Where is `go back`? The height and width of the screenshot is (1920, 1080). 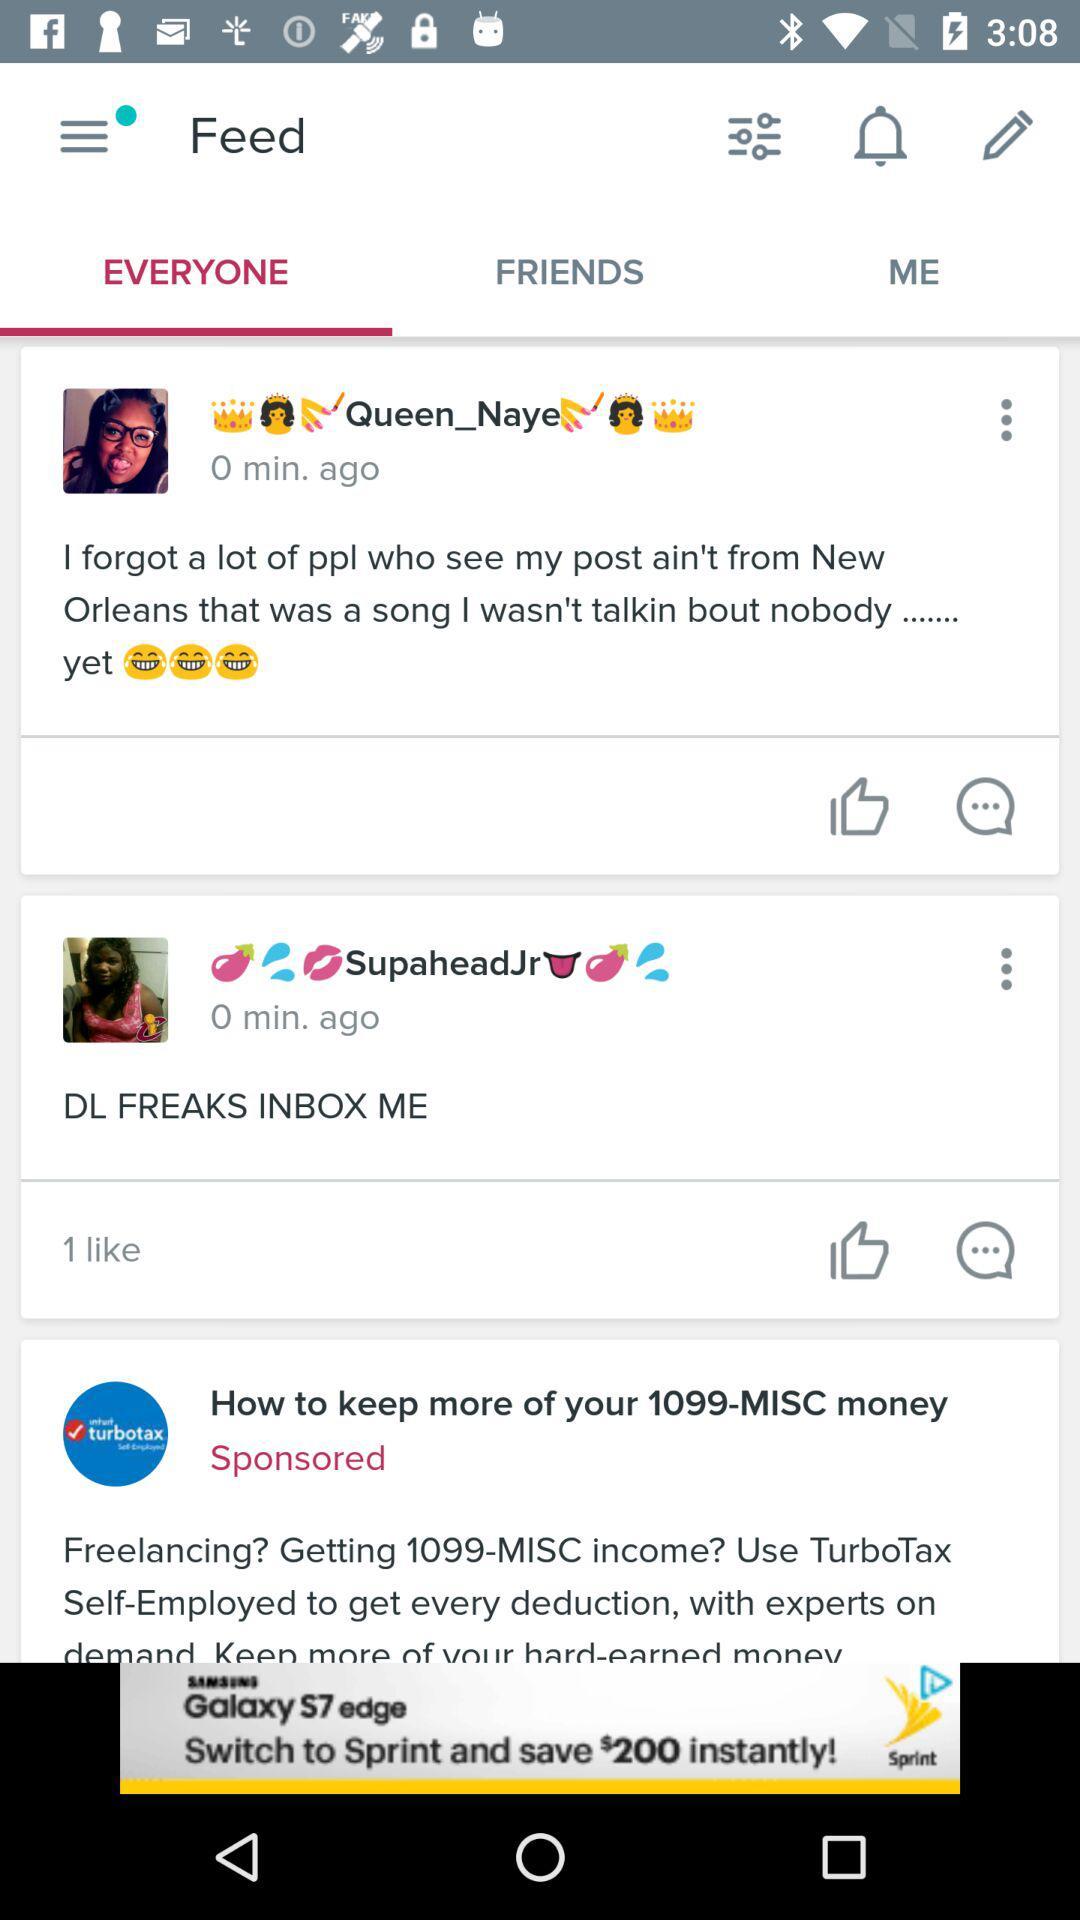 go back is located at coordinates (1006, 419).